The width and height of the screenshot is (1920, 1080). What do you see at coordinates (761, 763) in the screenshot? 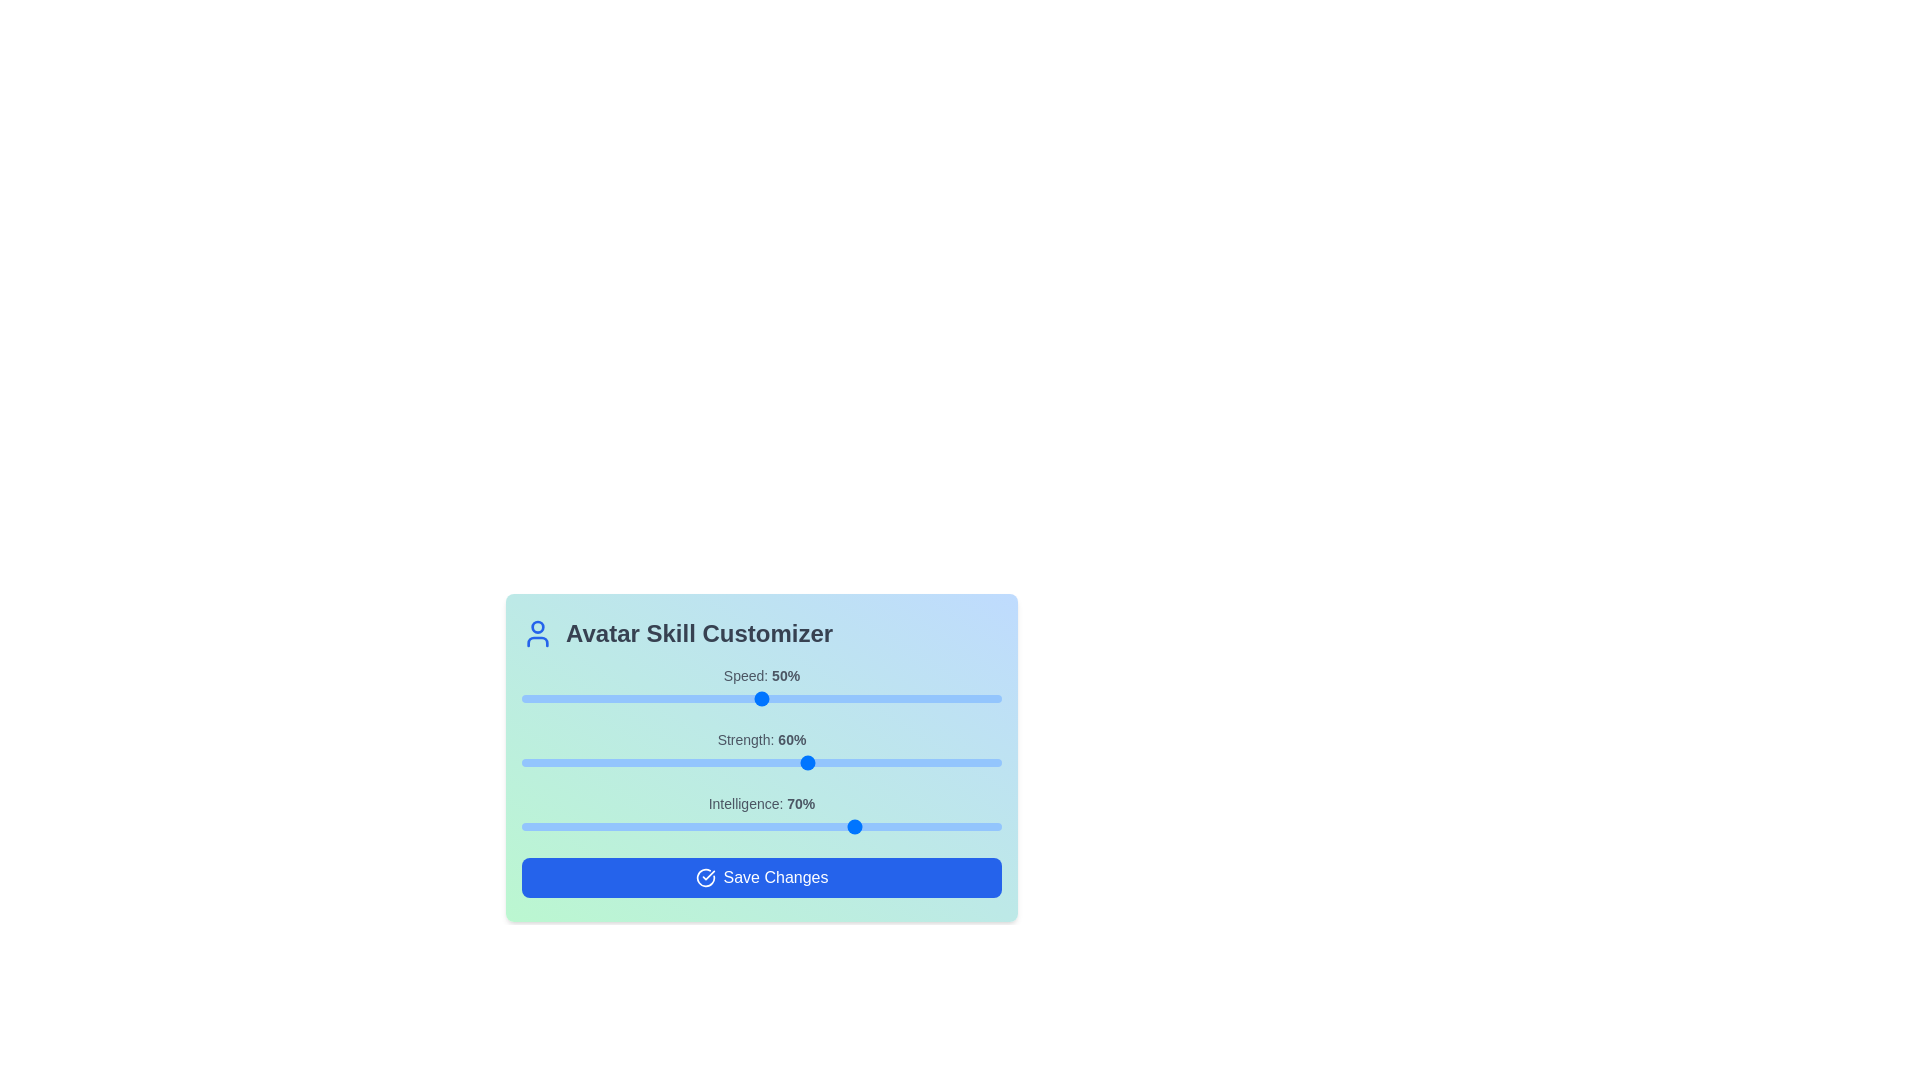
I see `the light blue slider bar with a circular knob, positioned below the 'Strength: 60%' label to focus on it` at bounding box center [761, 763].